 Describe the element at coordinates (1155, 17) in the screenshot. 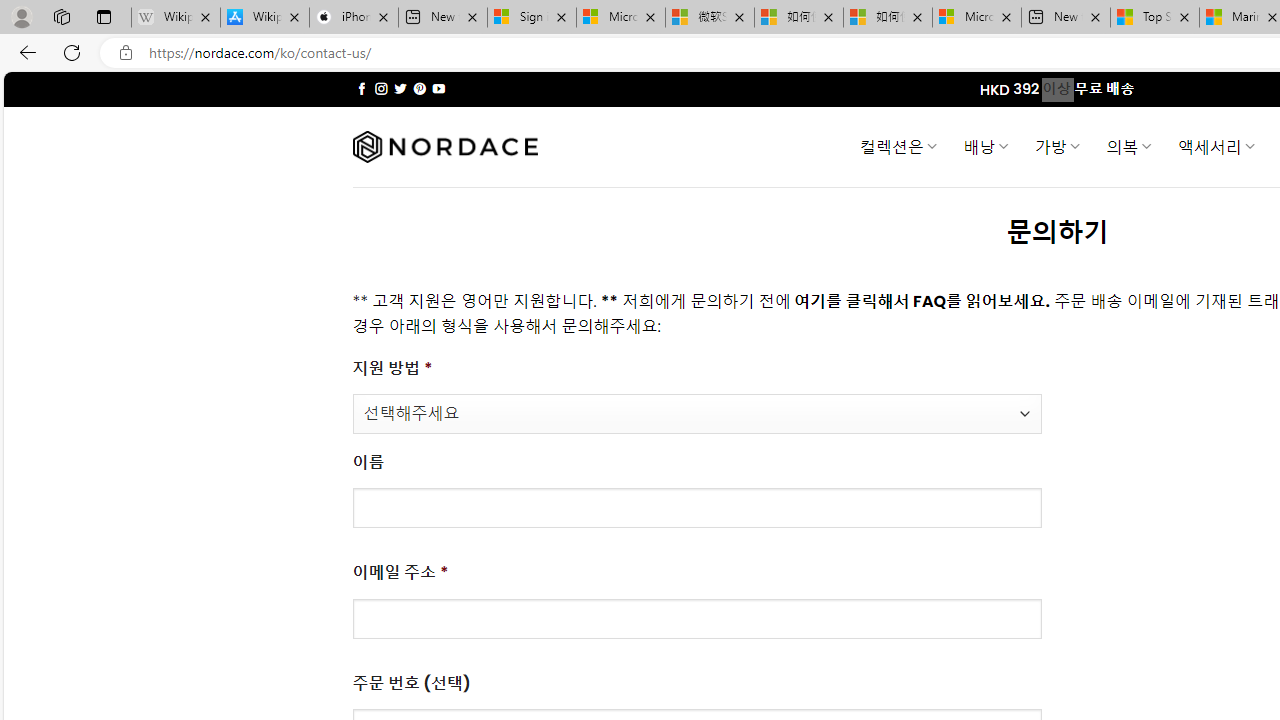

I see `'Top Stories - MSN'` at that location.